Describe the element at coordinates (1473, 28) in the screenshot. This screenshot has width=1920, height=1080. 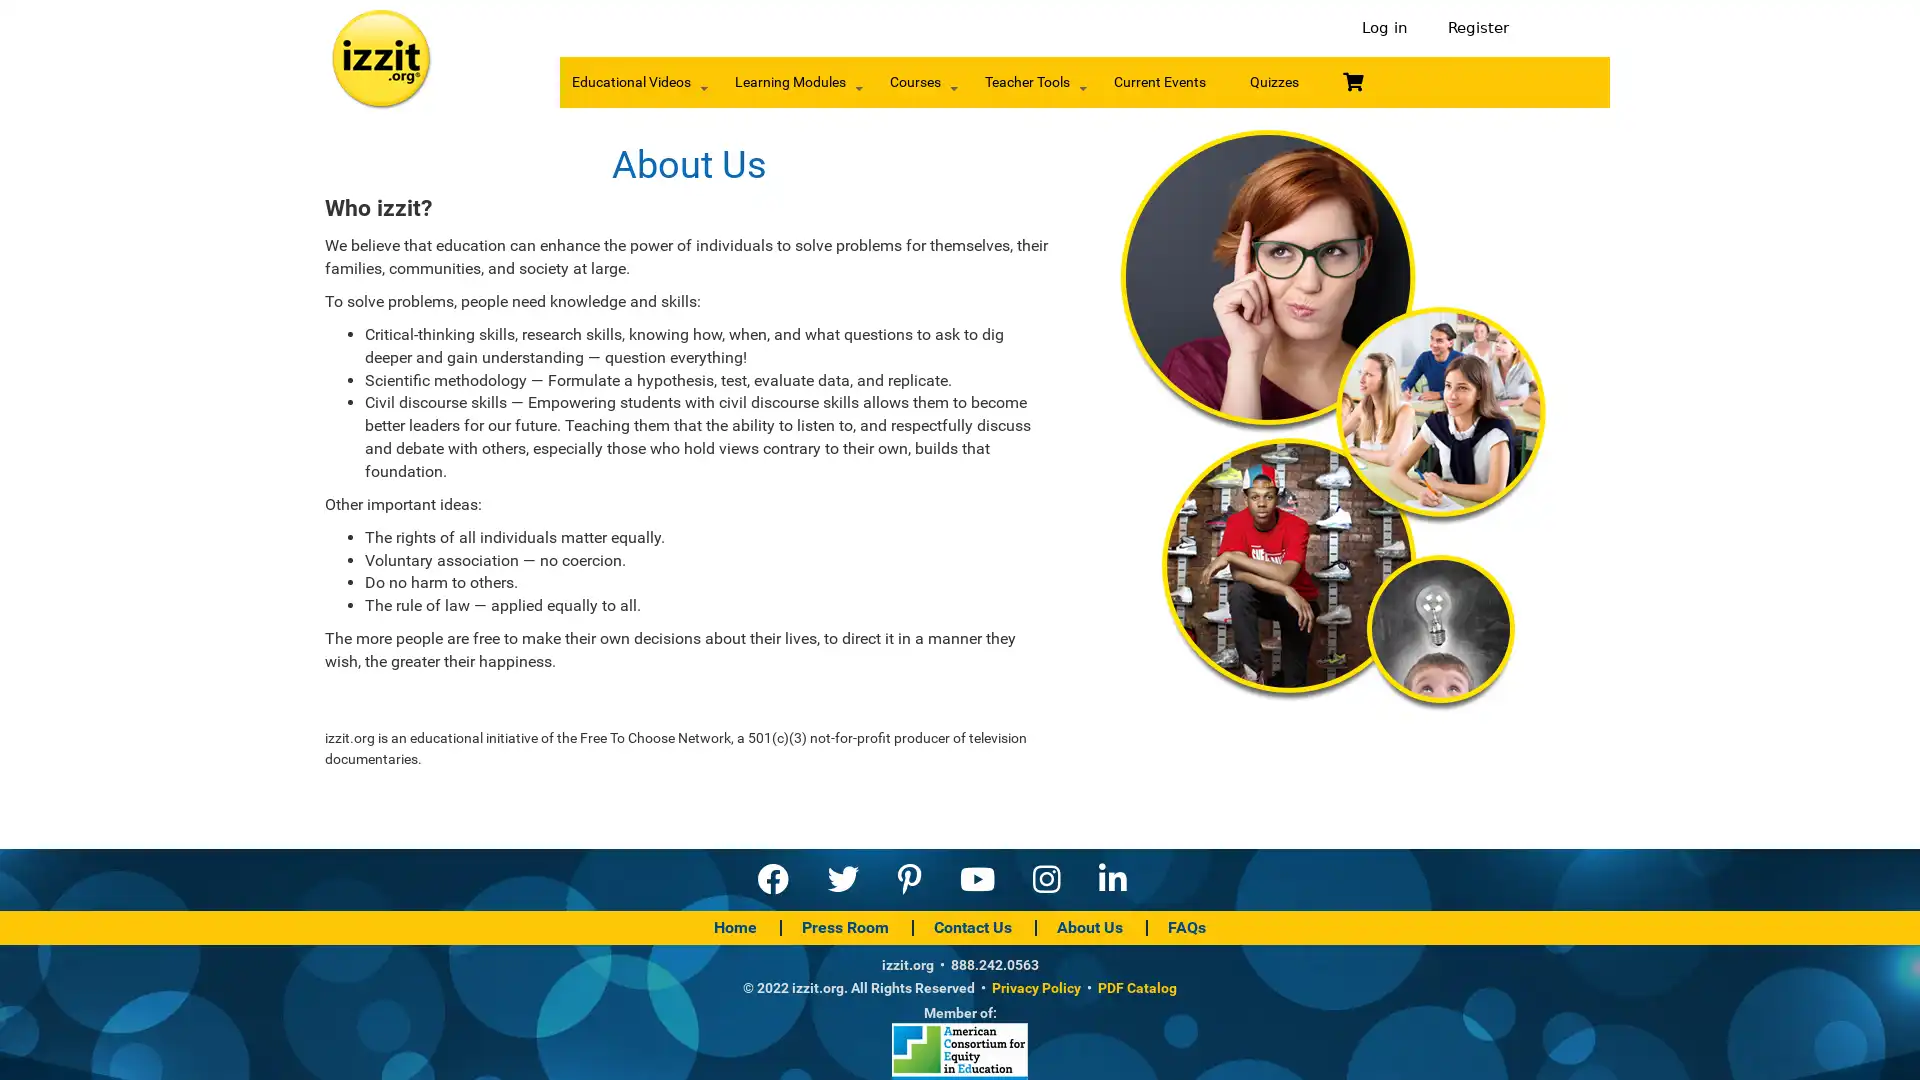
I see `Register` at that location.